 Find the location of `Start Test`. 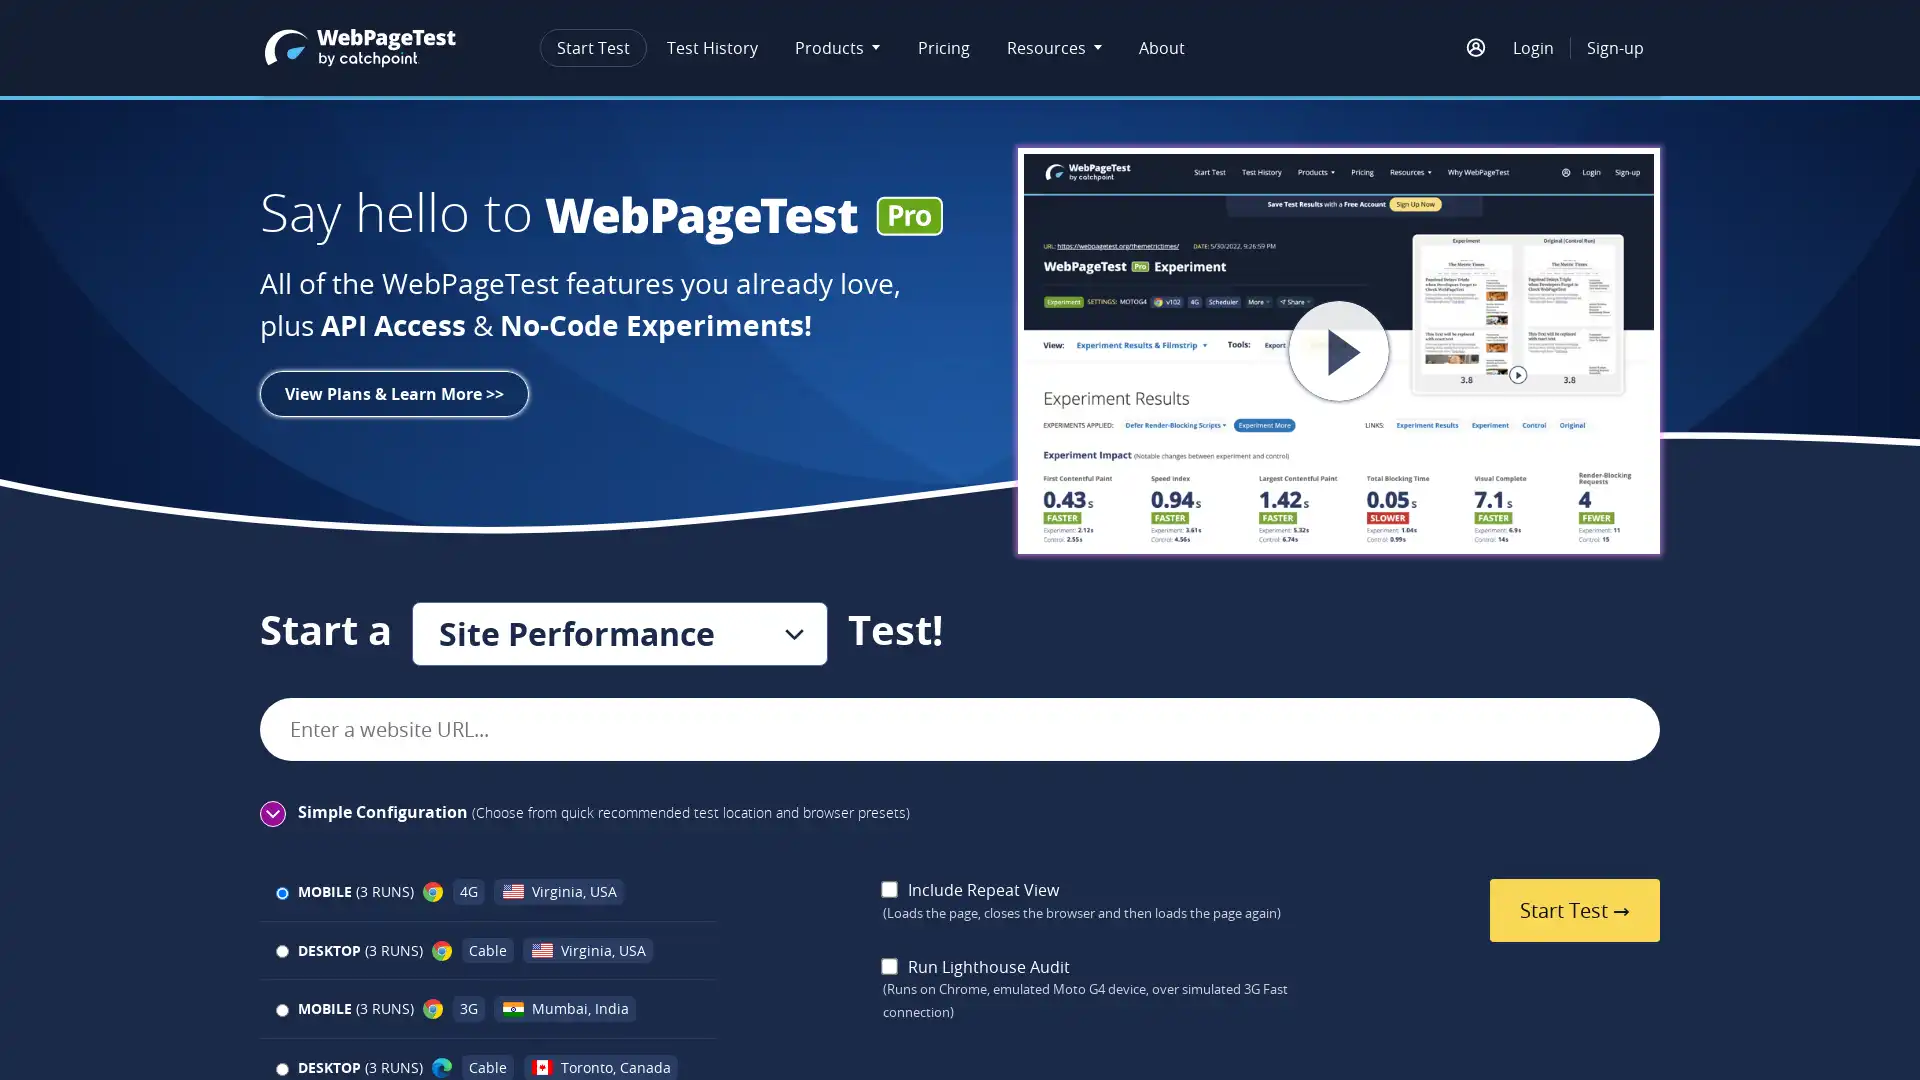

Start Test is located at coordinates (1573, 910).